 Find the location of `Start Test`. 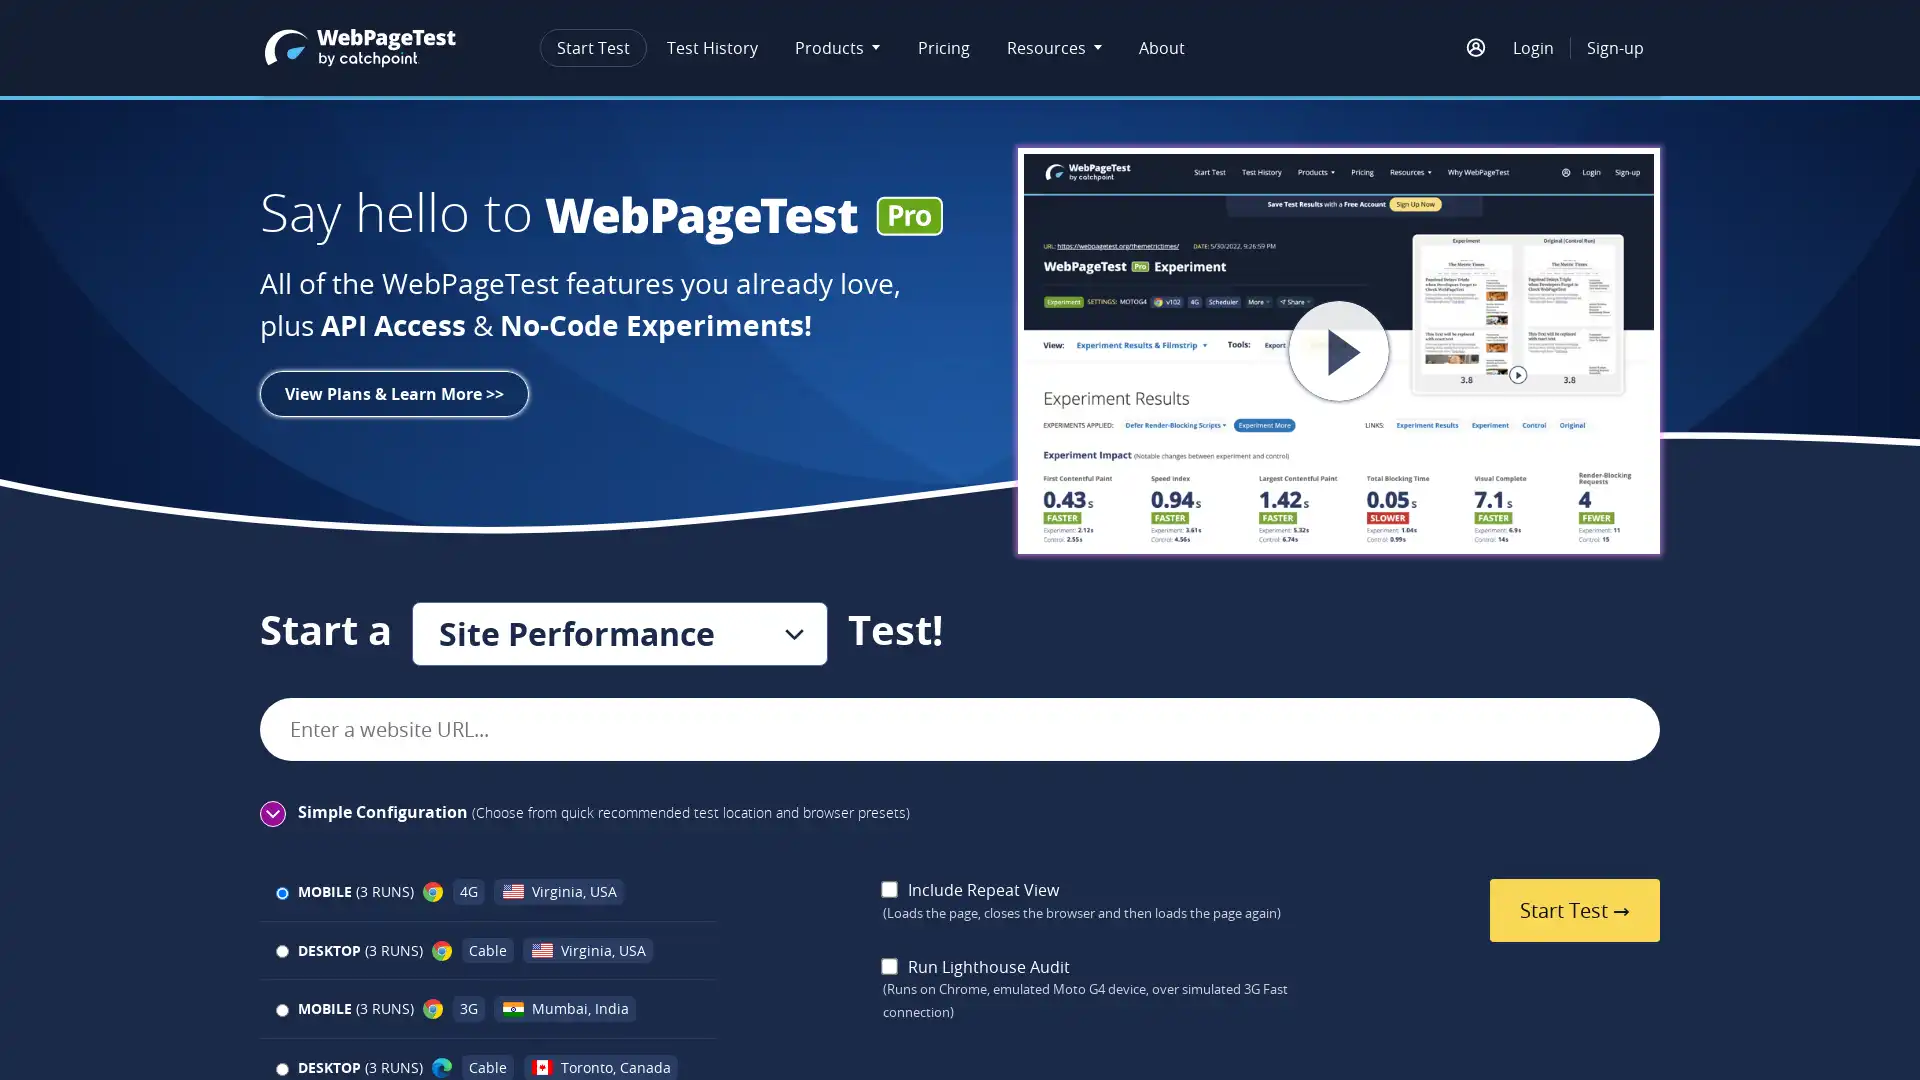

Start Test is located at coordinates (1573, 910).